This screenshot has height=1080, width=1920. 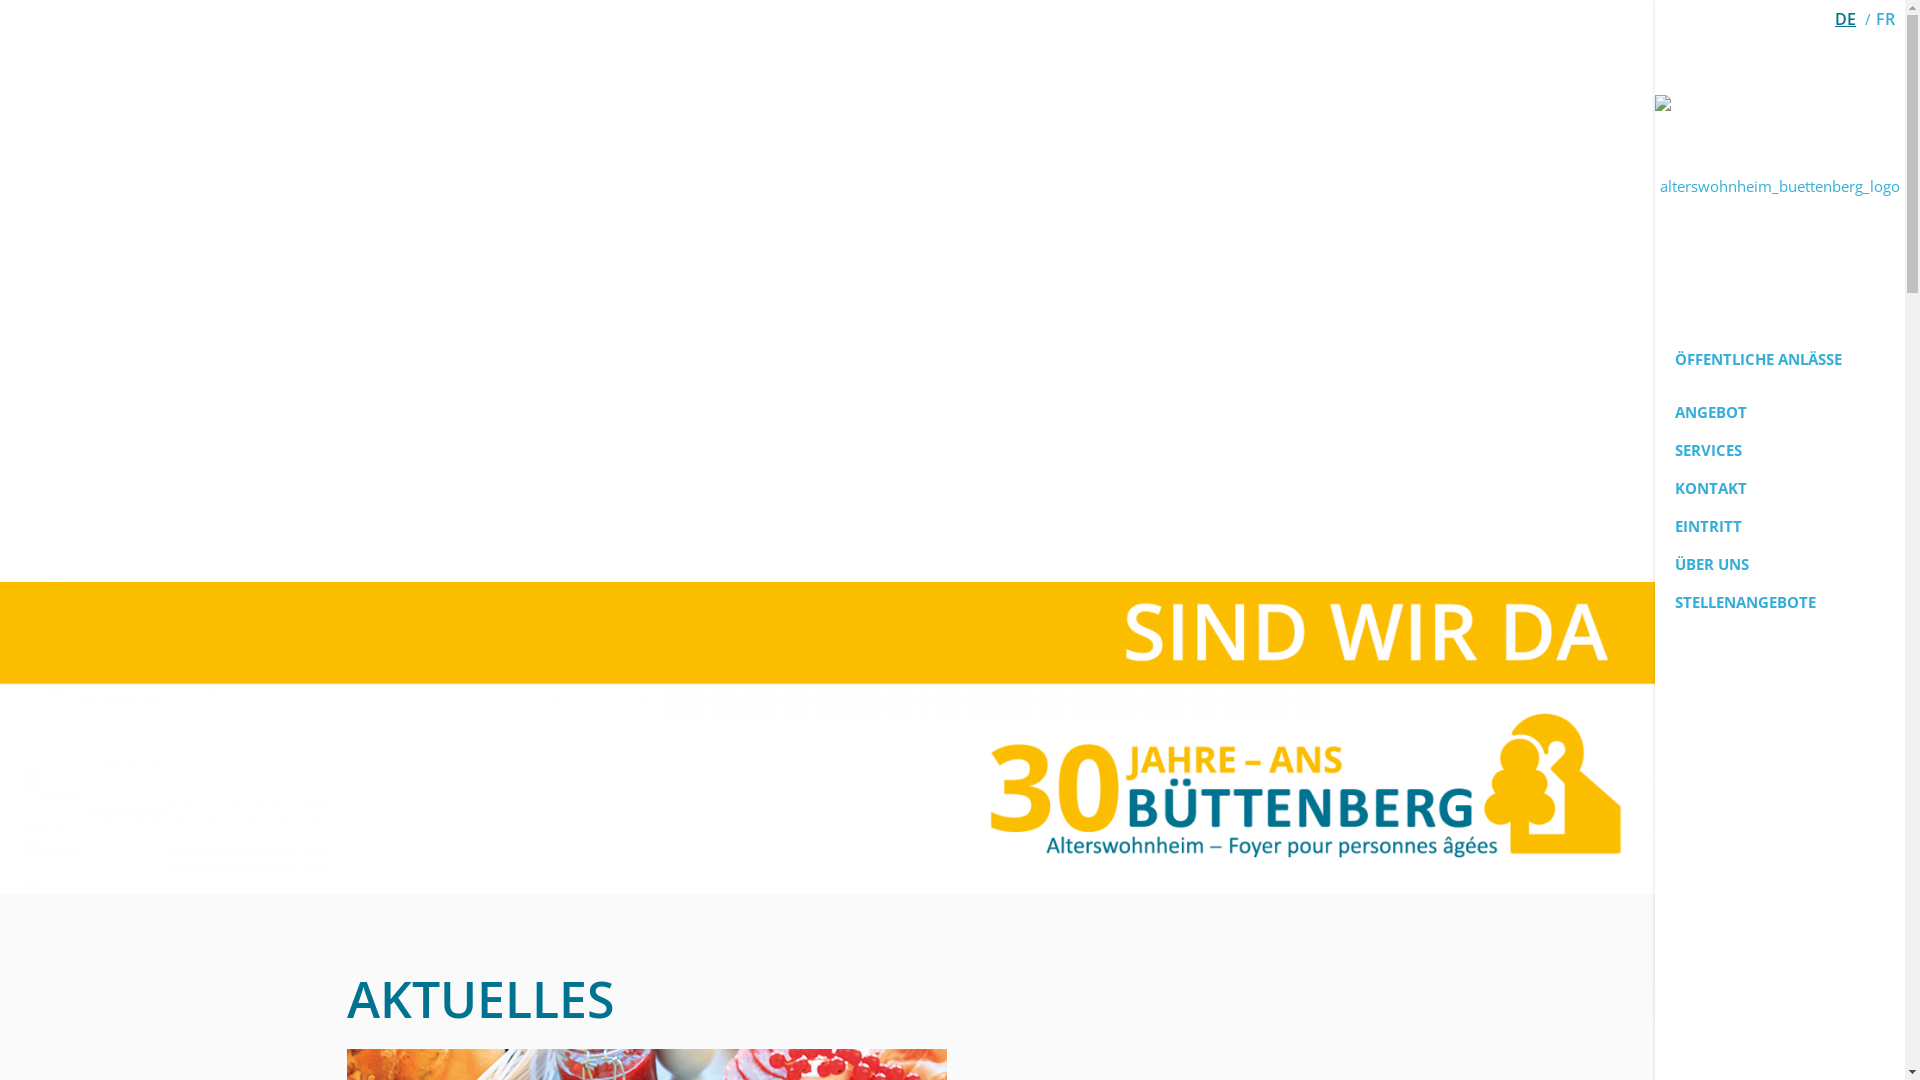 I want to click on 'SERVICES', so click(x=1780, y=450).